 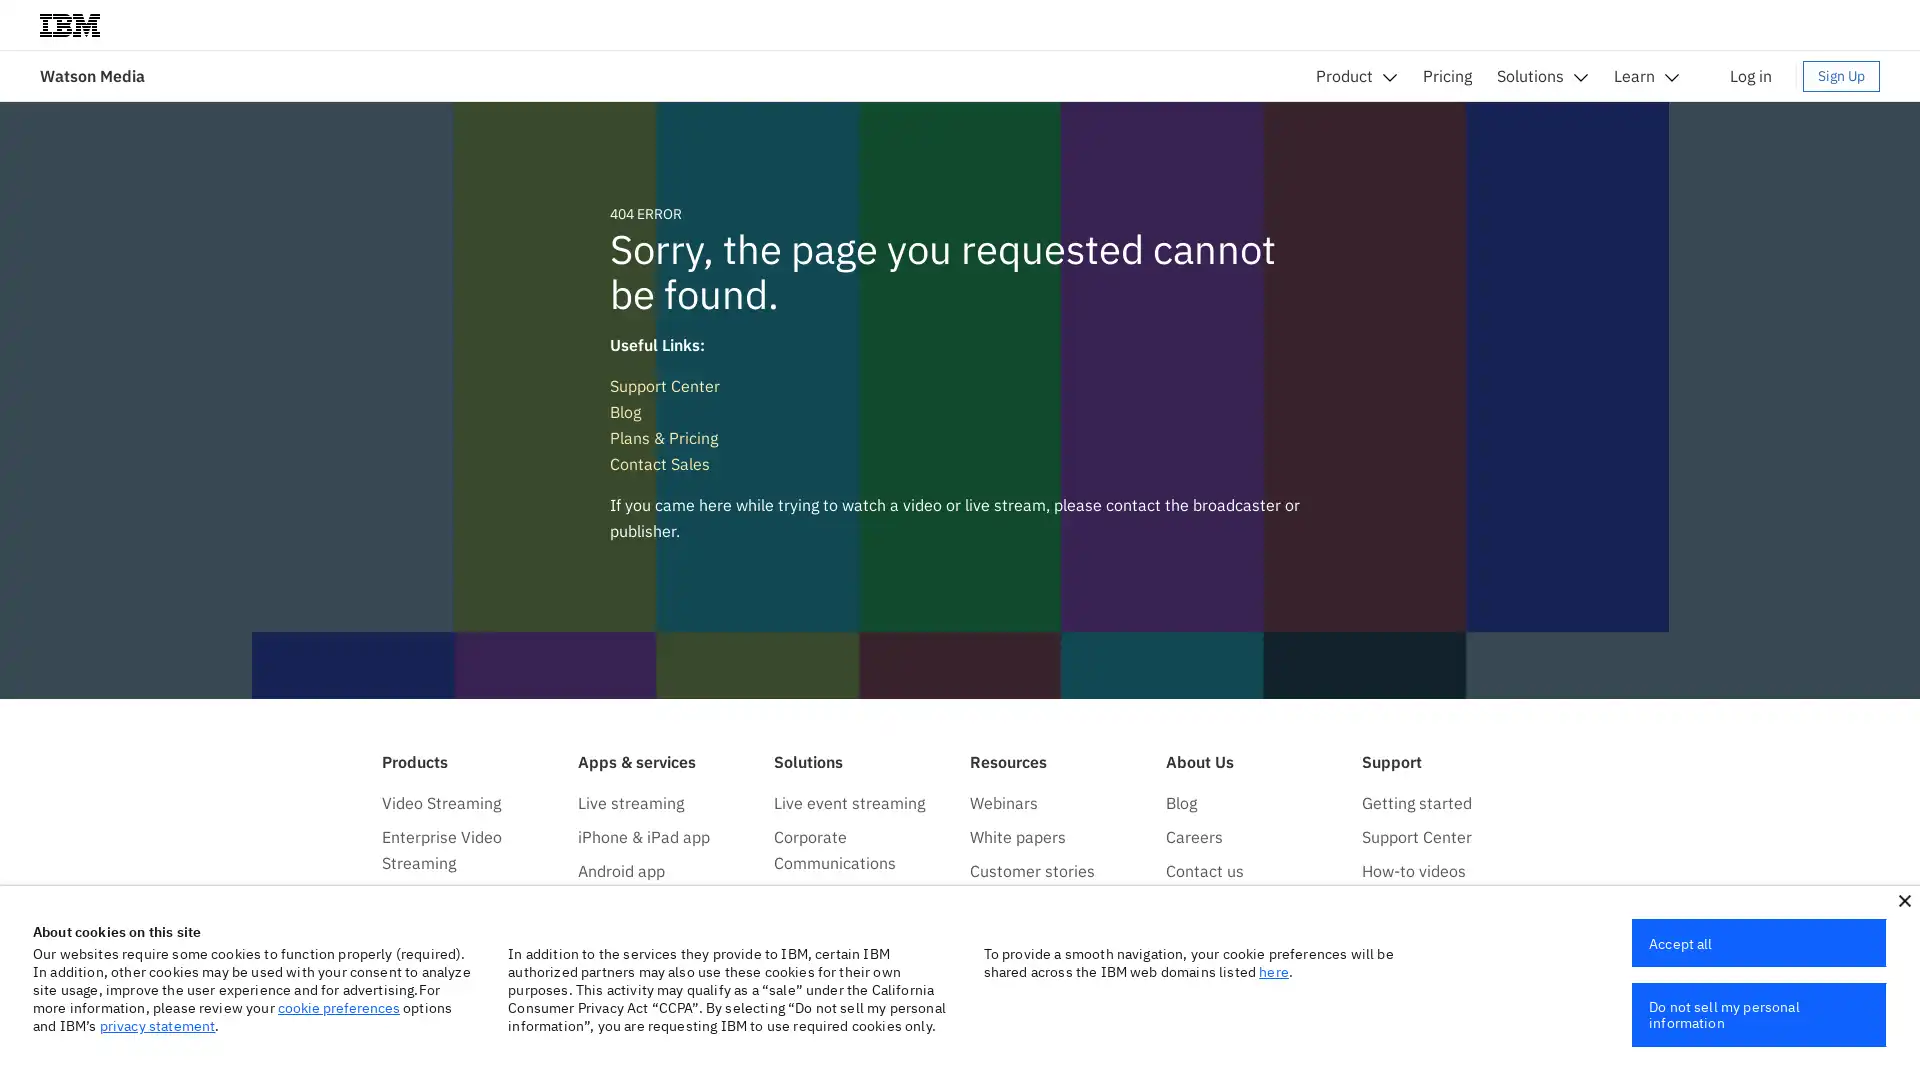 What do you see at coordinates (1904, 901) in the screenshot?
I see `close icon` at bounding box center [1904, 901].